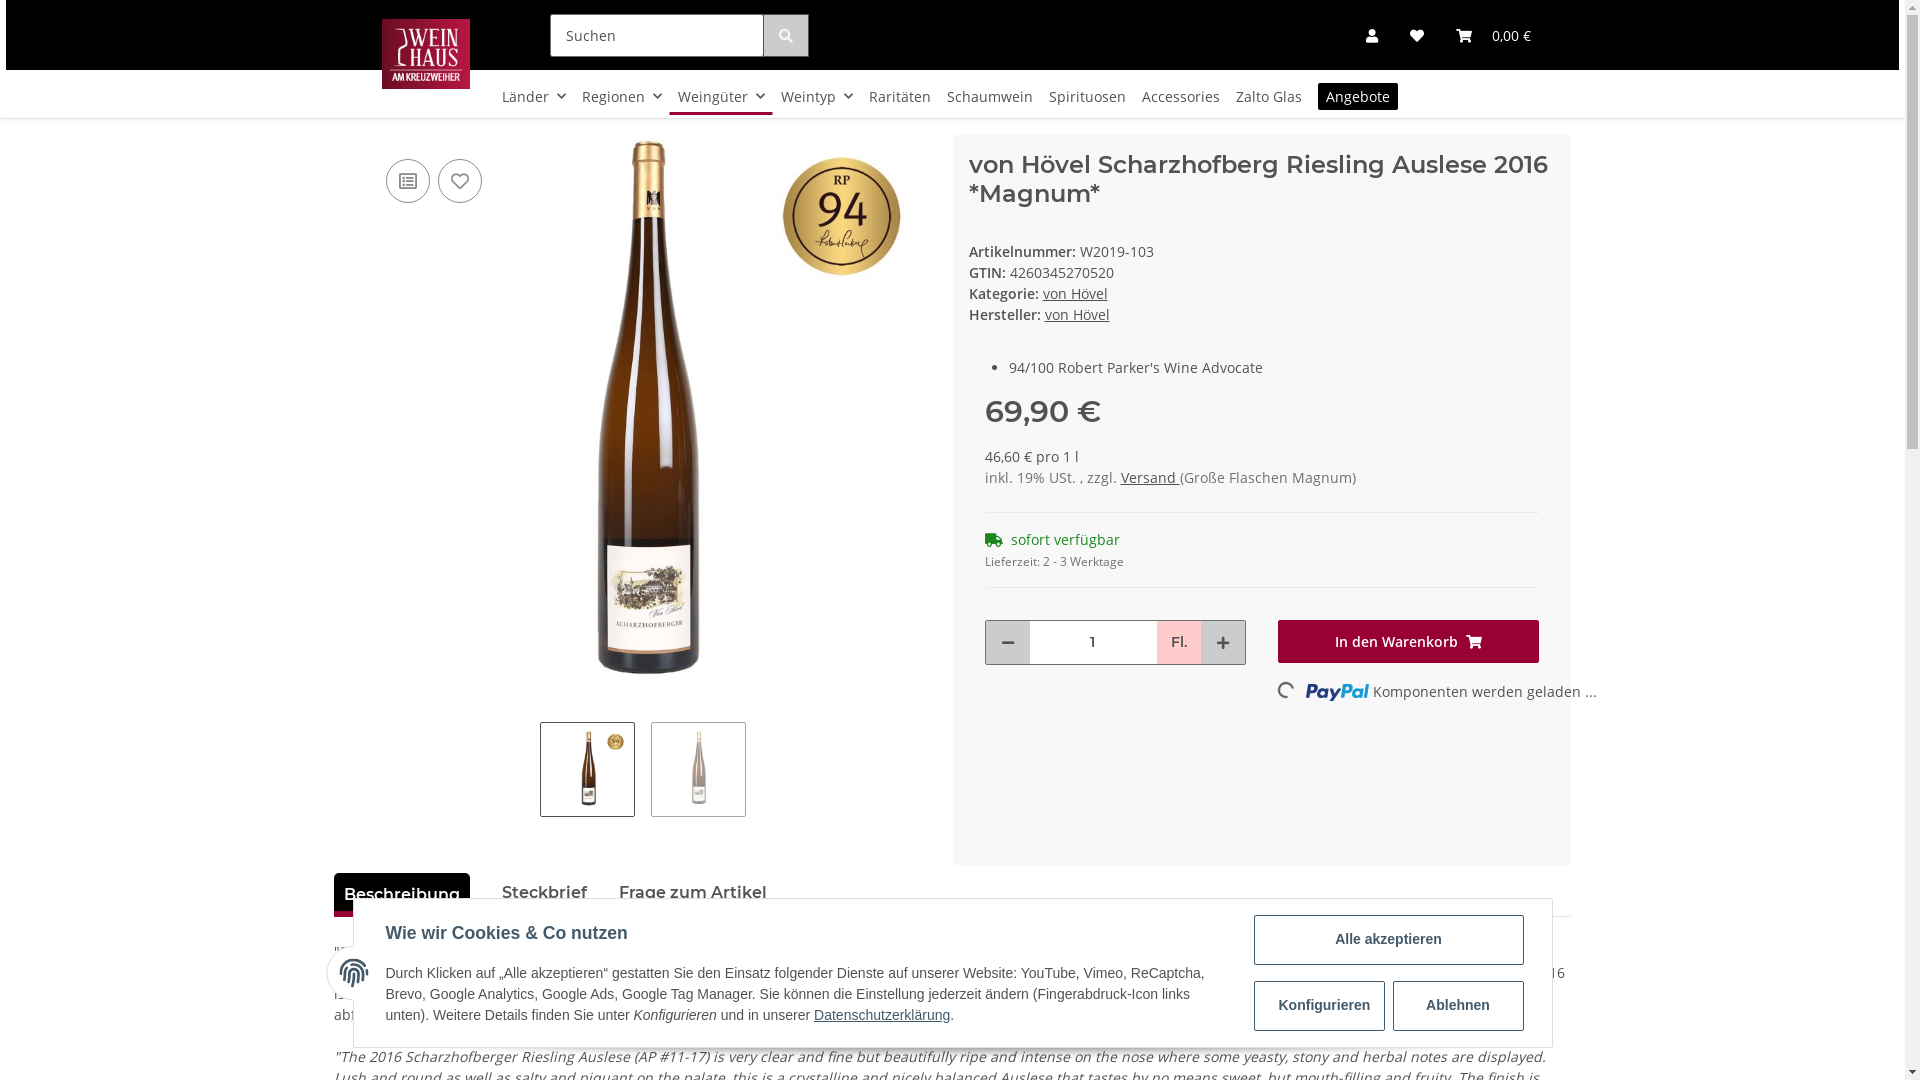 Image resolution: width=1920 pixels, height=1080 pixels. What do you see at coordinates (1086, 96) in the screenshot?
I see `'Spirituosen'` at bounding box center [1086, 96].